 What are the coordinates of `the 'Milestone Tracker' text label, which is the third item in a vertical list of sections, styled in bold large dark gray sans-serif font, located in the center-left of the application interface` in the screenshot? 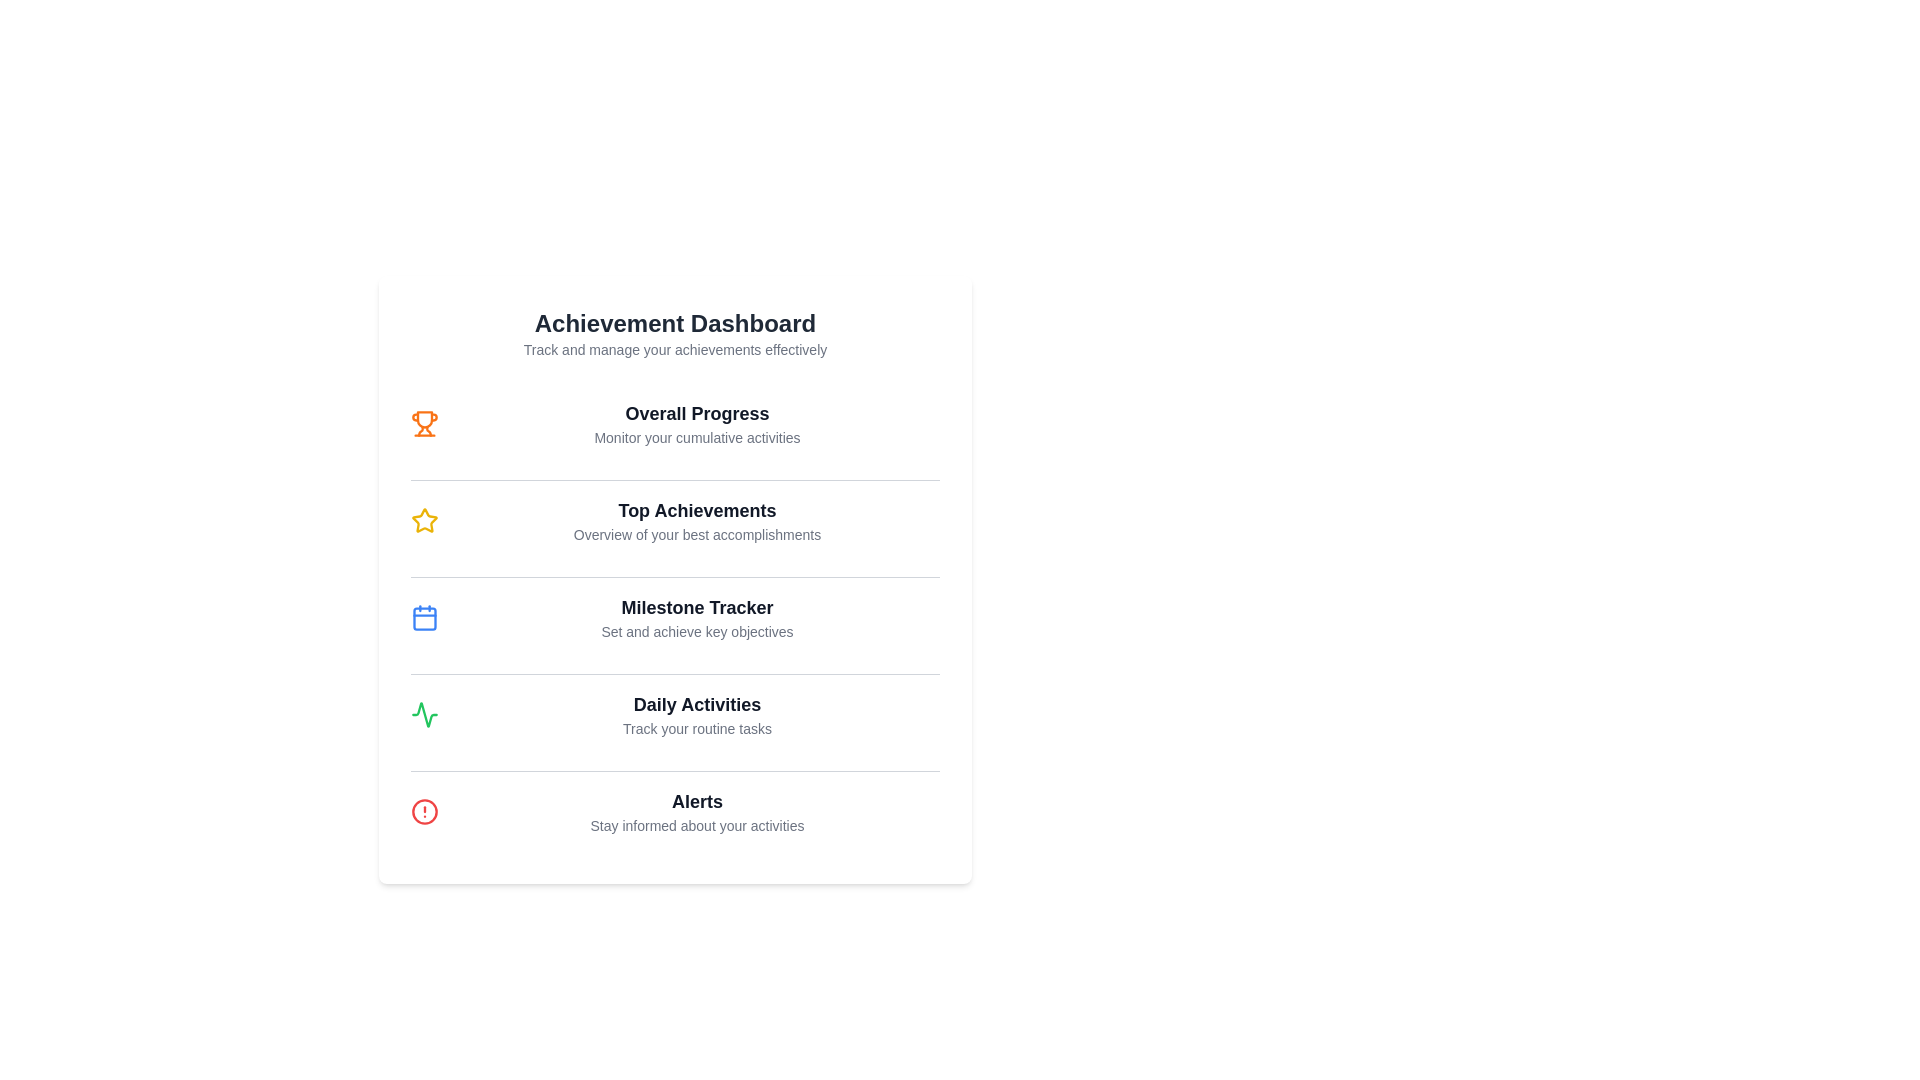 It's located at (697, 607).